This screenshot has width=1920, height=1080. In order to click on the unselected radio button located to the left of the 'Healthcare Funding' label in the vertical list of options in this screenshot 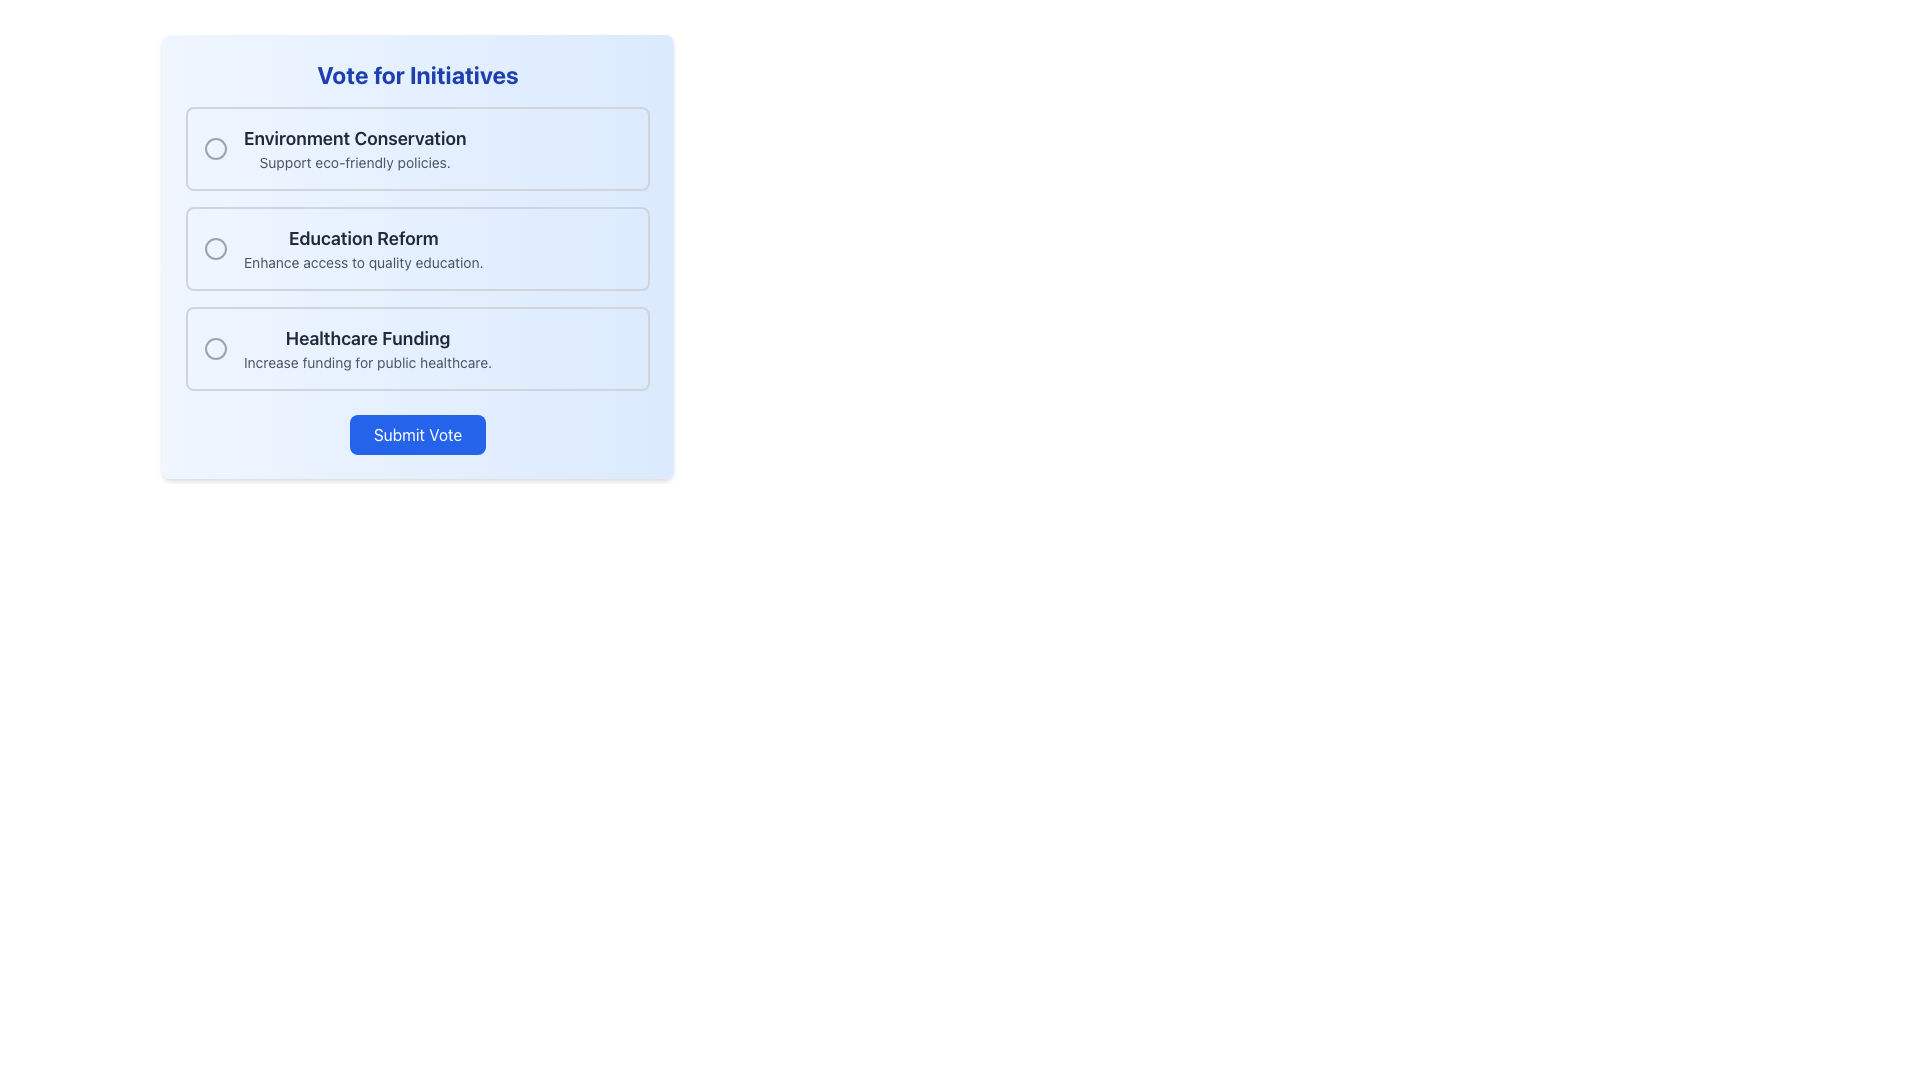, I will do `click(216, 347)`.